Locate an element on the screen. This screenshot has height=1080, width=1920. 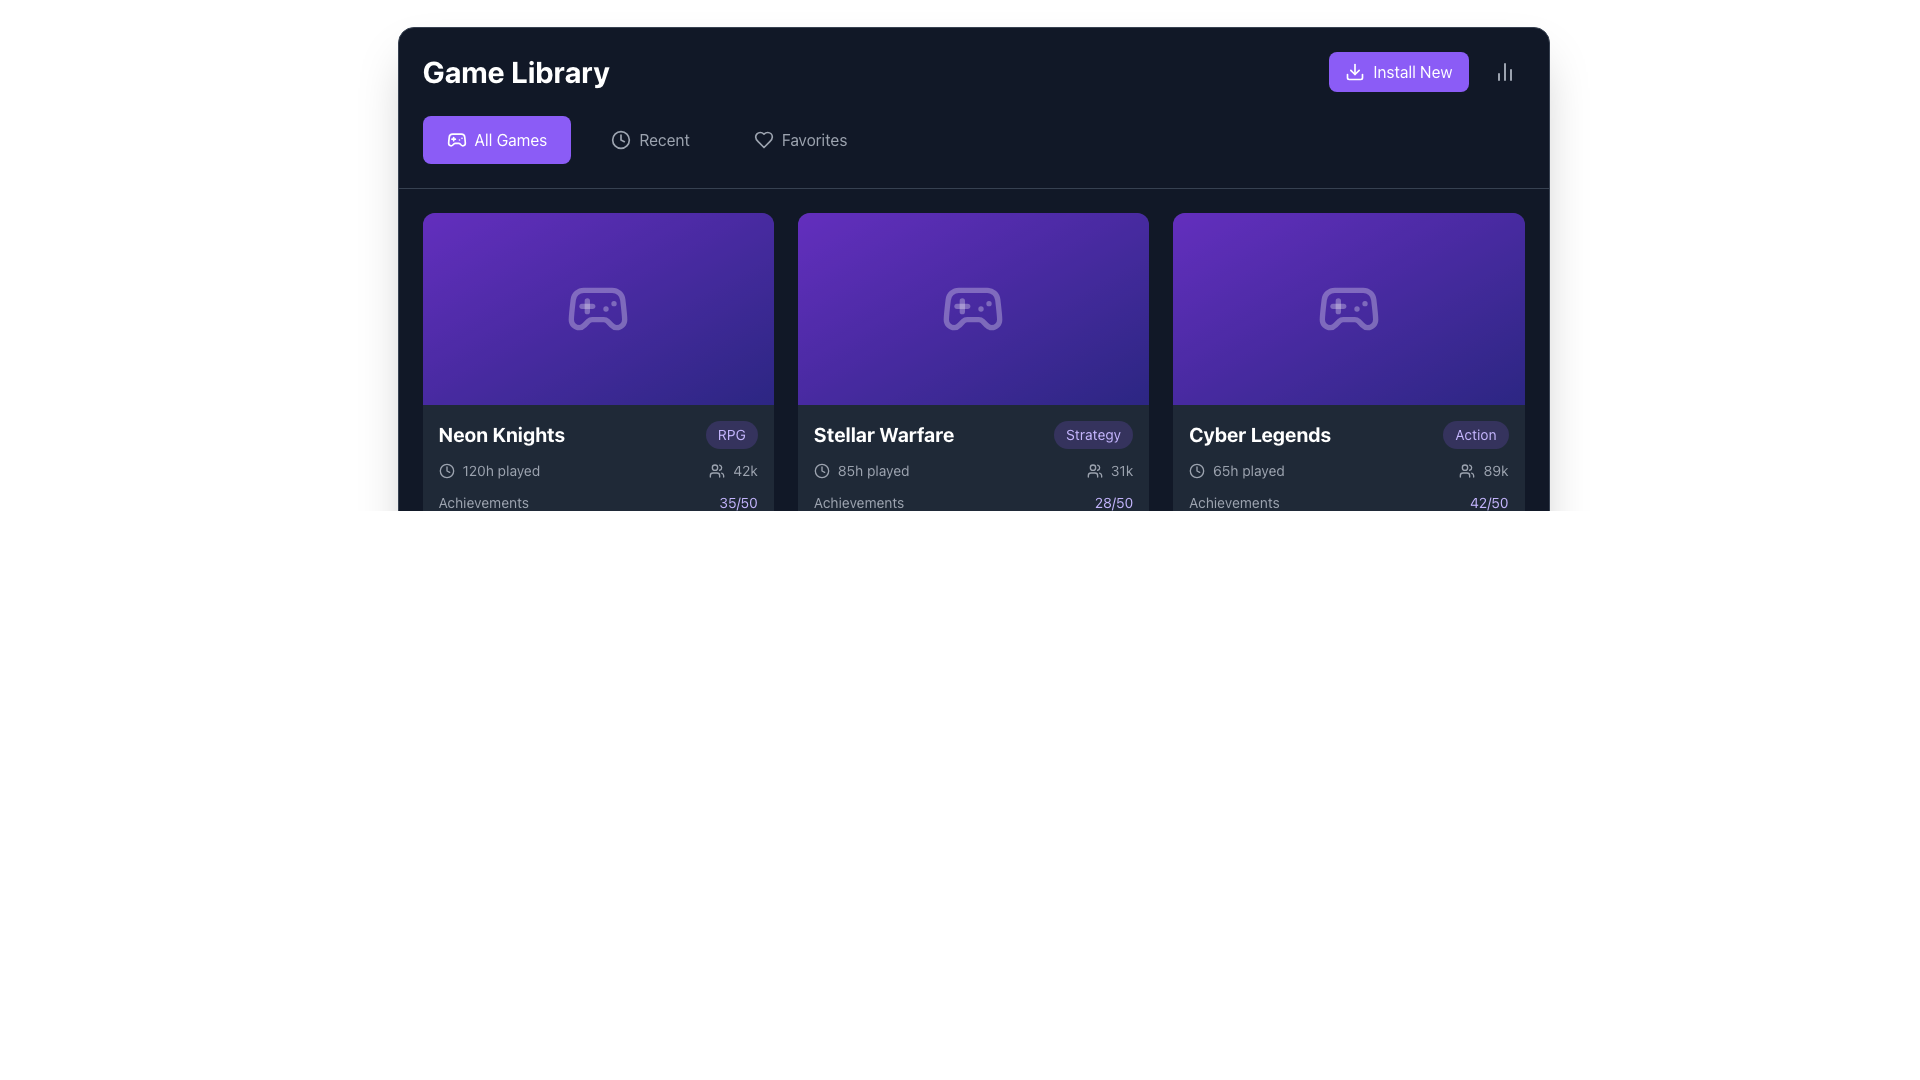
the 'Achievements' label, which is displayed in light gray against a dark background, located under the '65h played' text in the bottom header of the Cyber Legends game card is located at coordinates (1233, 501).